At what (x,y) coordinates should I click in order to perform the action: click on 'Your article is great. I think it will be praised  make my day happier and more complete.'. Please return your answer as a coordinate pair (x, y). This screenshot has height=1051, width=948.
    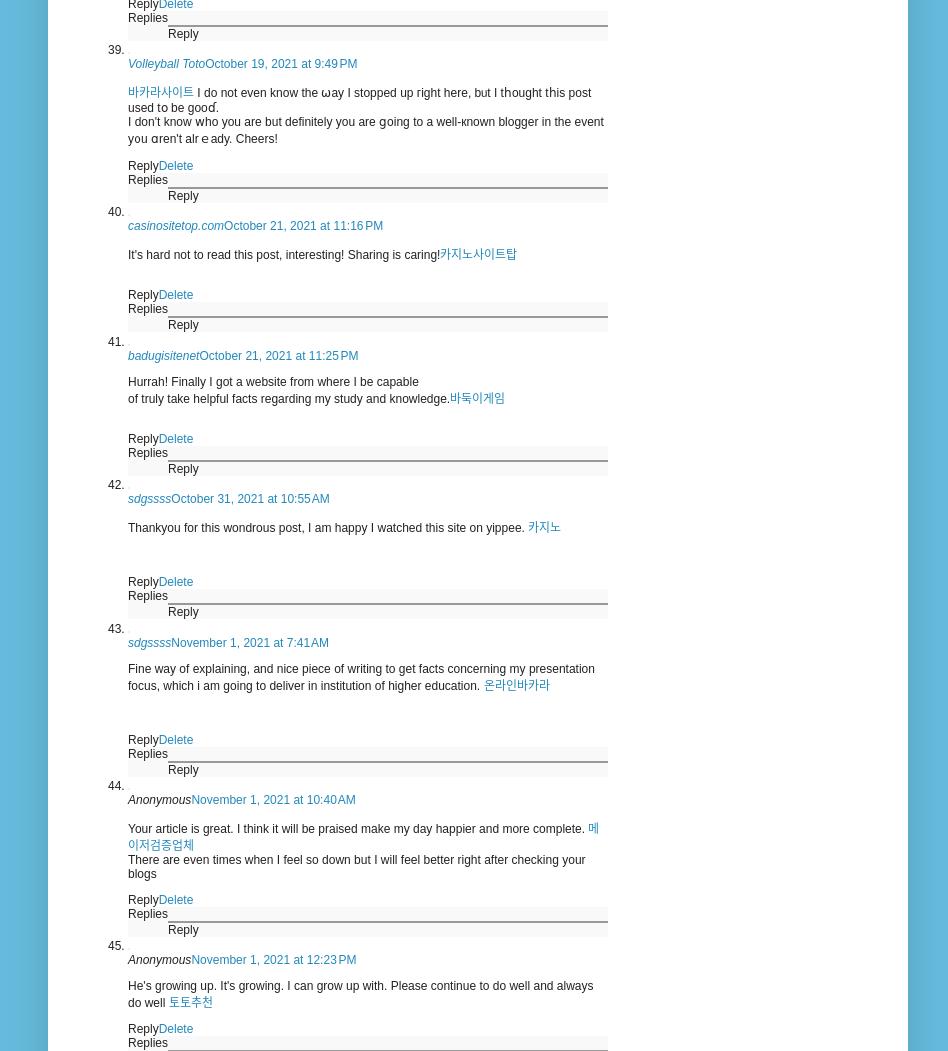
    Looking at the image, I should click on (356, 827).